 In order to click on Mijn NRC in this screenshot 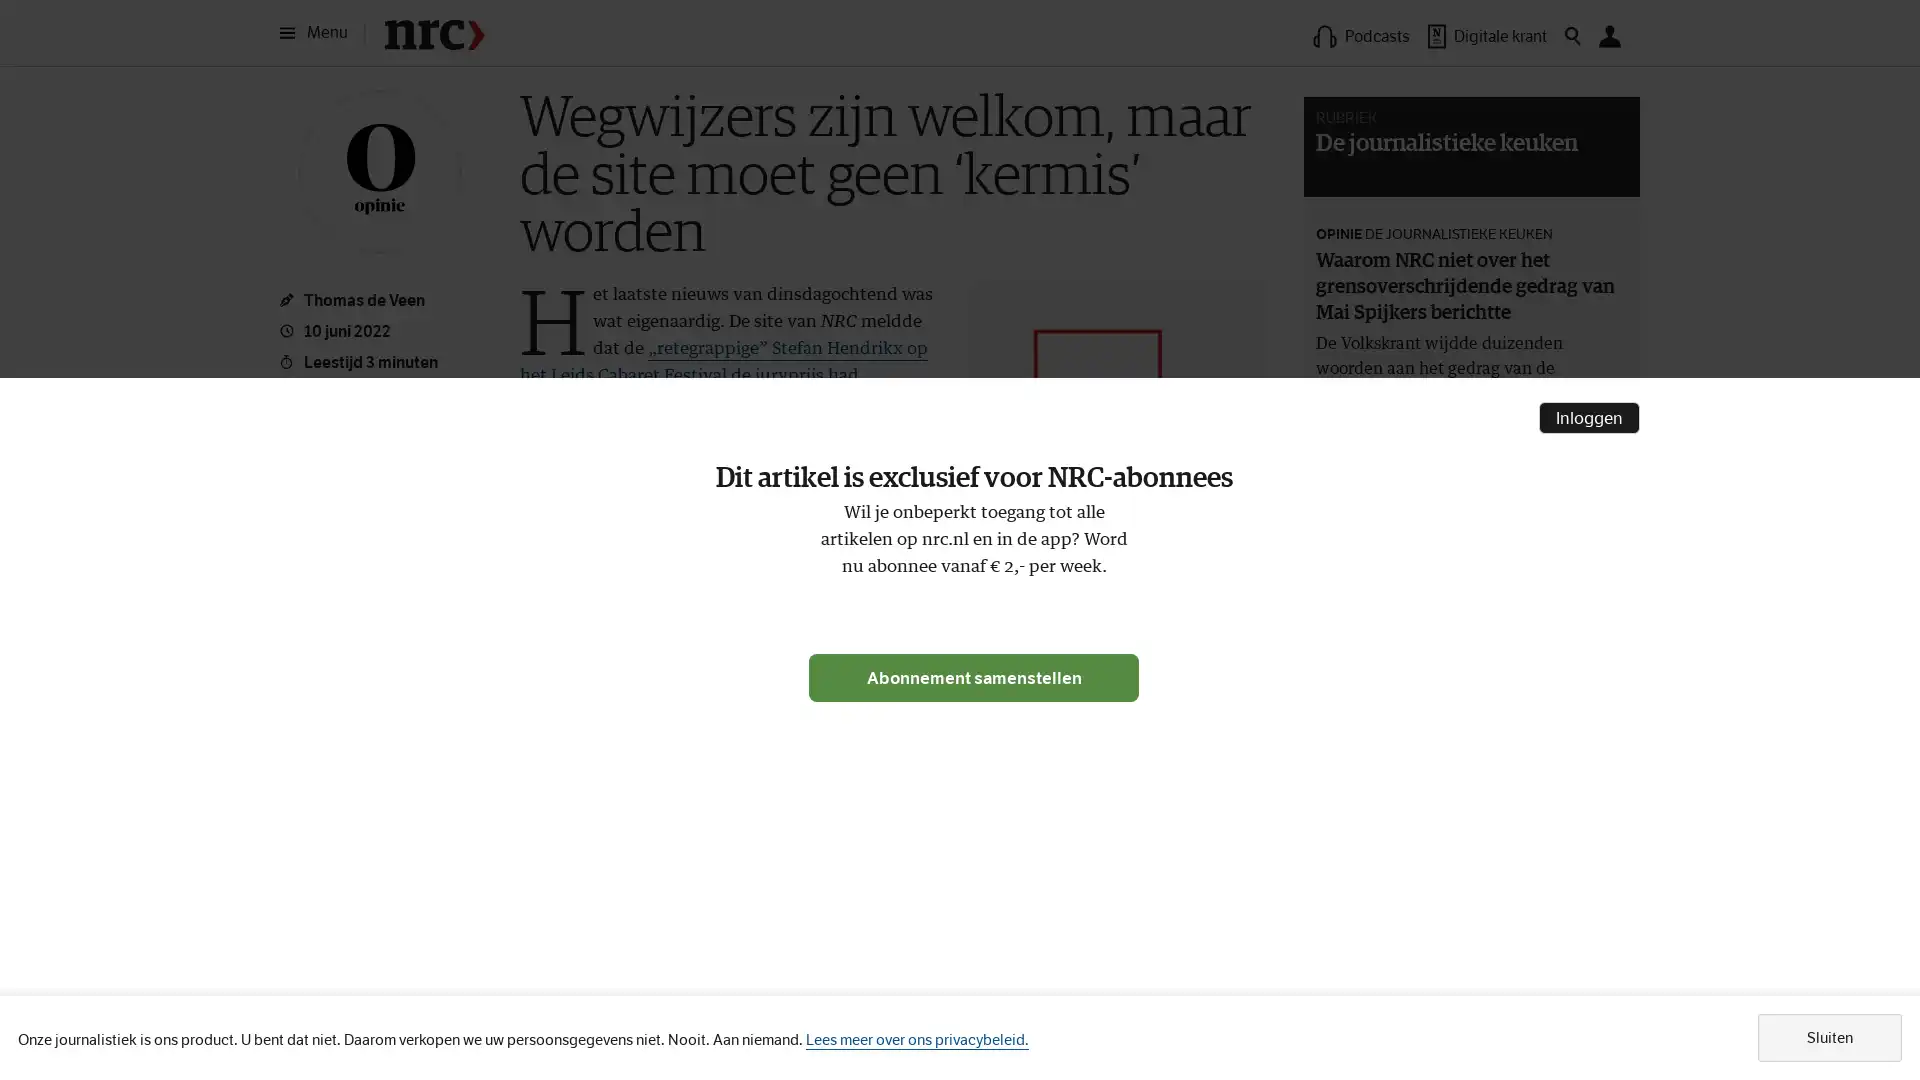, I will do `click(1609, 36)`.